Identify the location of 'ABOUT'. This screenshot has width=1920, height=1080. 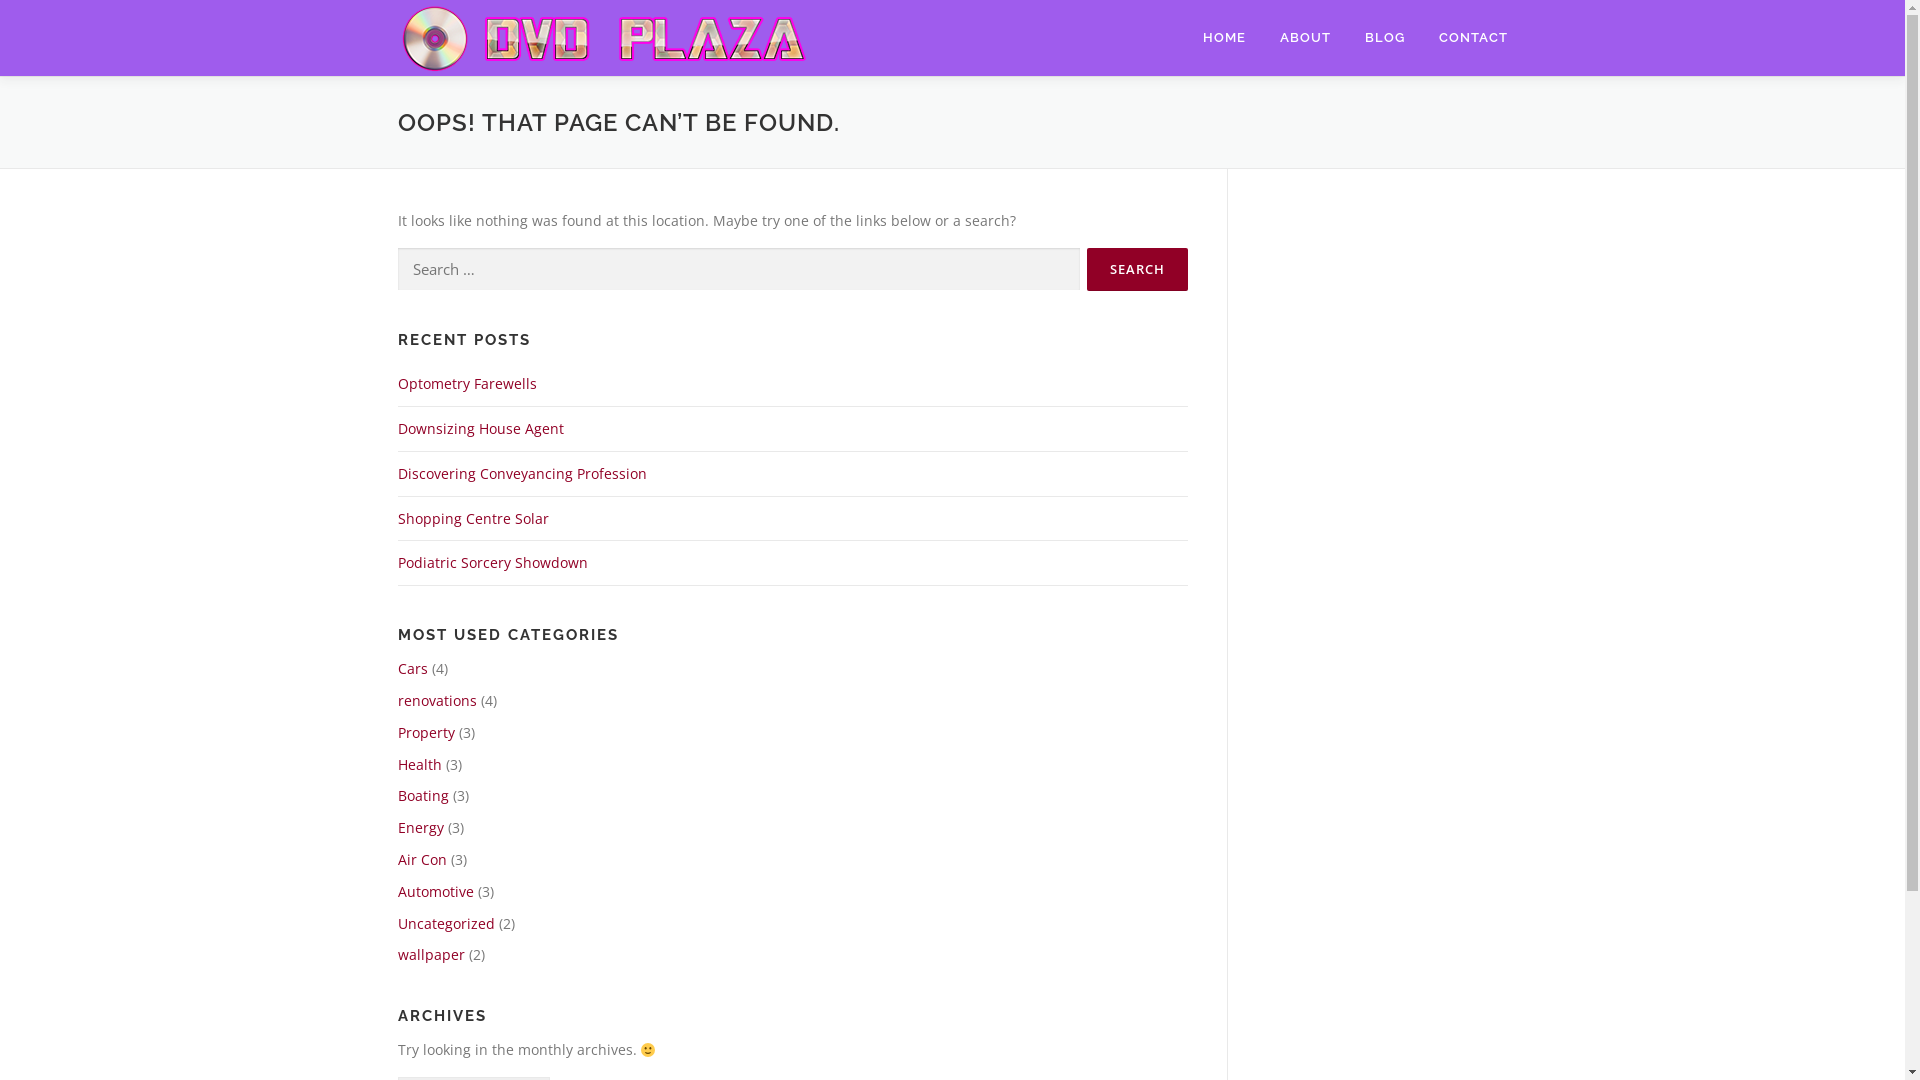
(1304, 37).